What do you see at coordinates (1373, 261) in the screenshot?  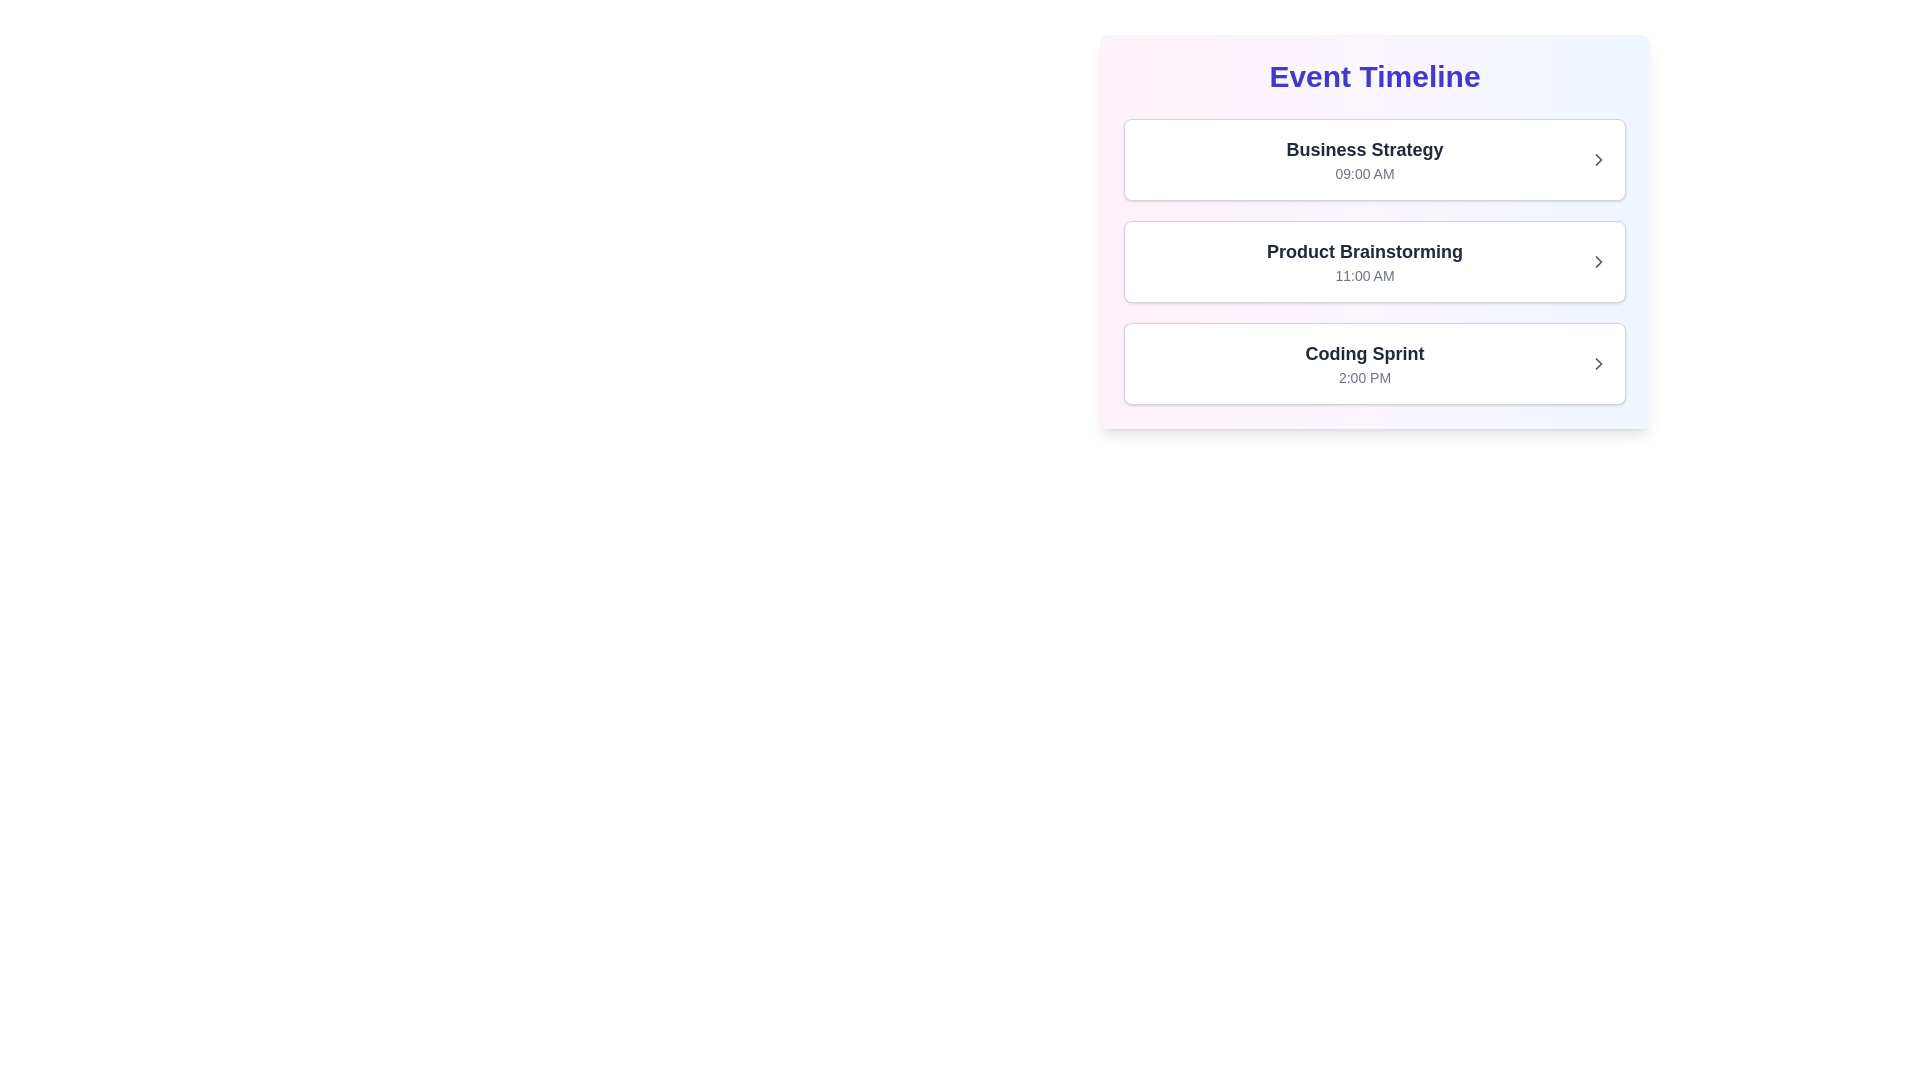 I see `the second list item representing the event 'Product Brainstorming' scheduled at '11:00 AM'` at bounding box center [1373, 261].